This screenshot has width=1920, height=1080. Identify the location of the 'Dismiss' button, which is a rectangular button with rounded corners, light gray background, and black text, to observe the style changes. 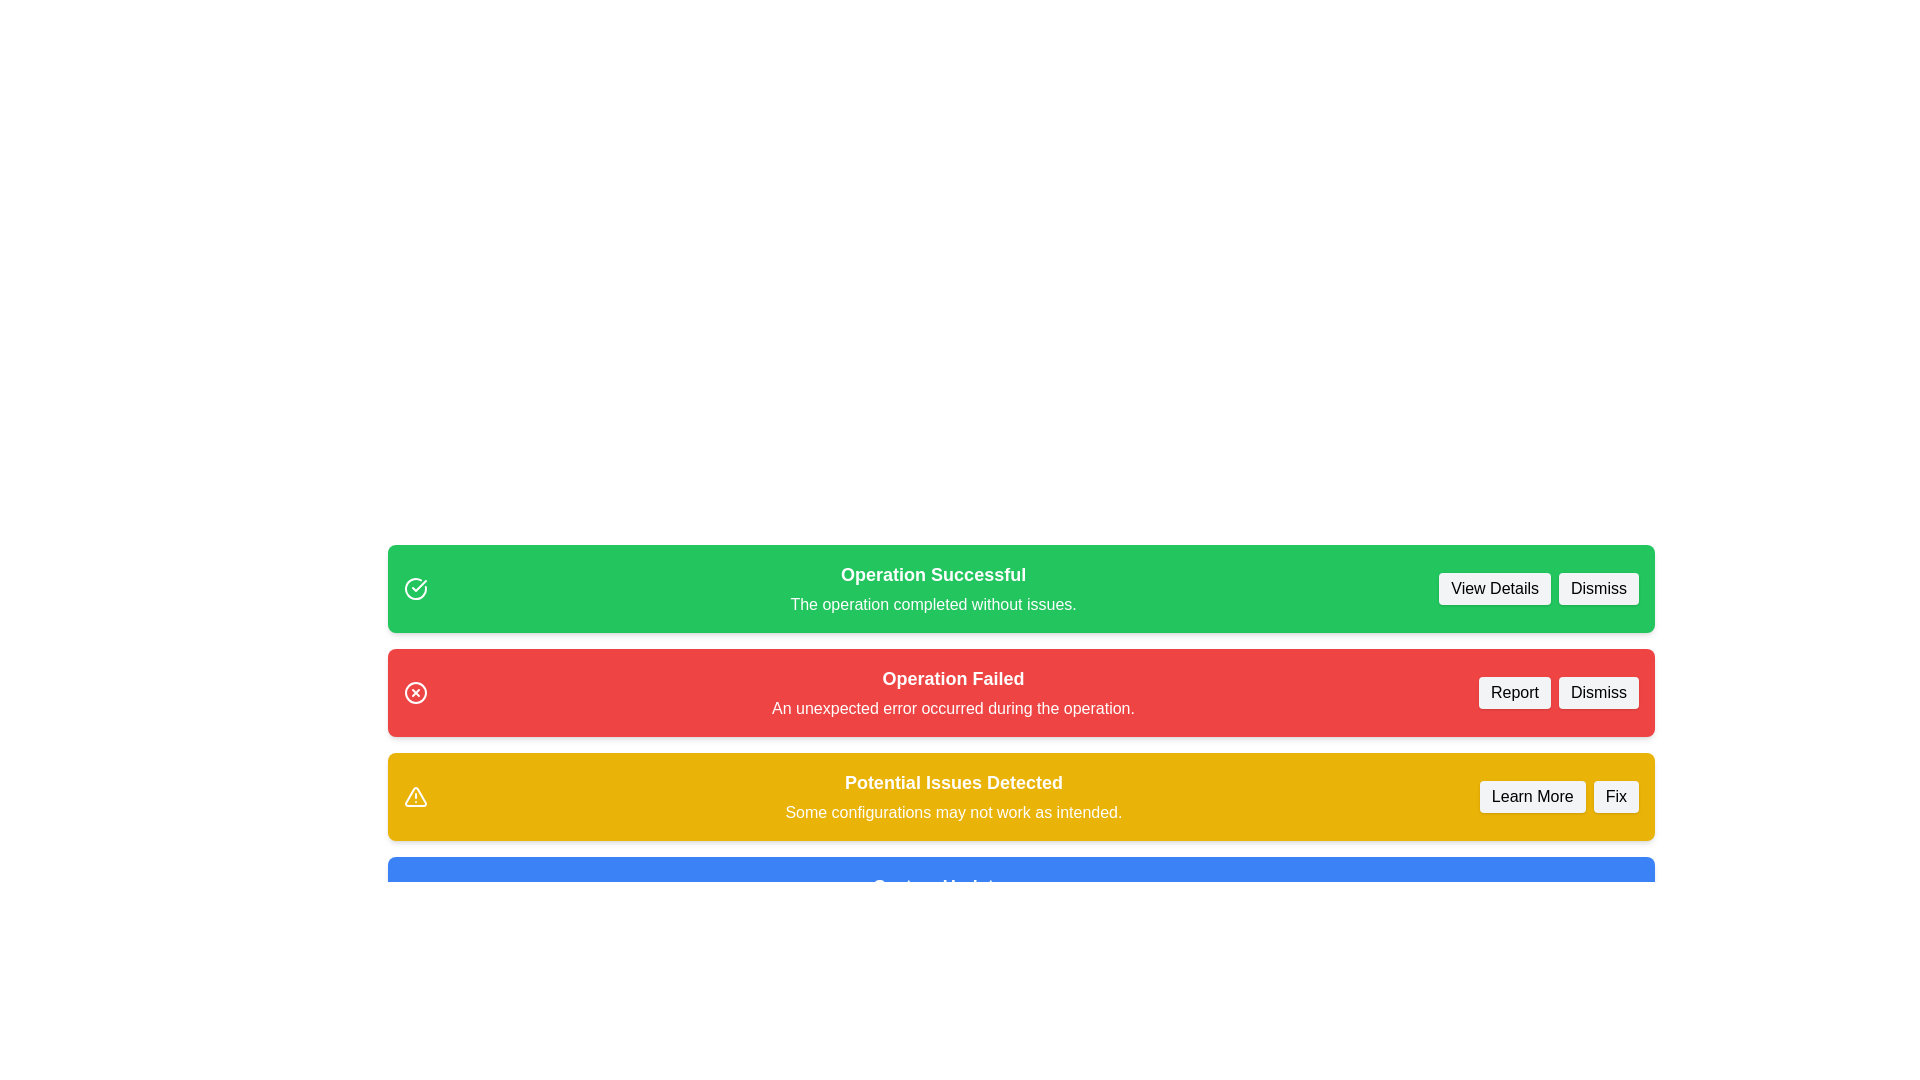
(1597, 588).